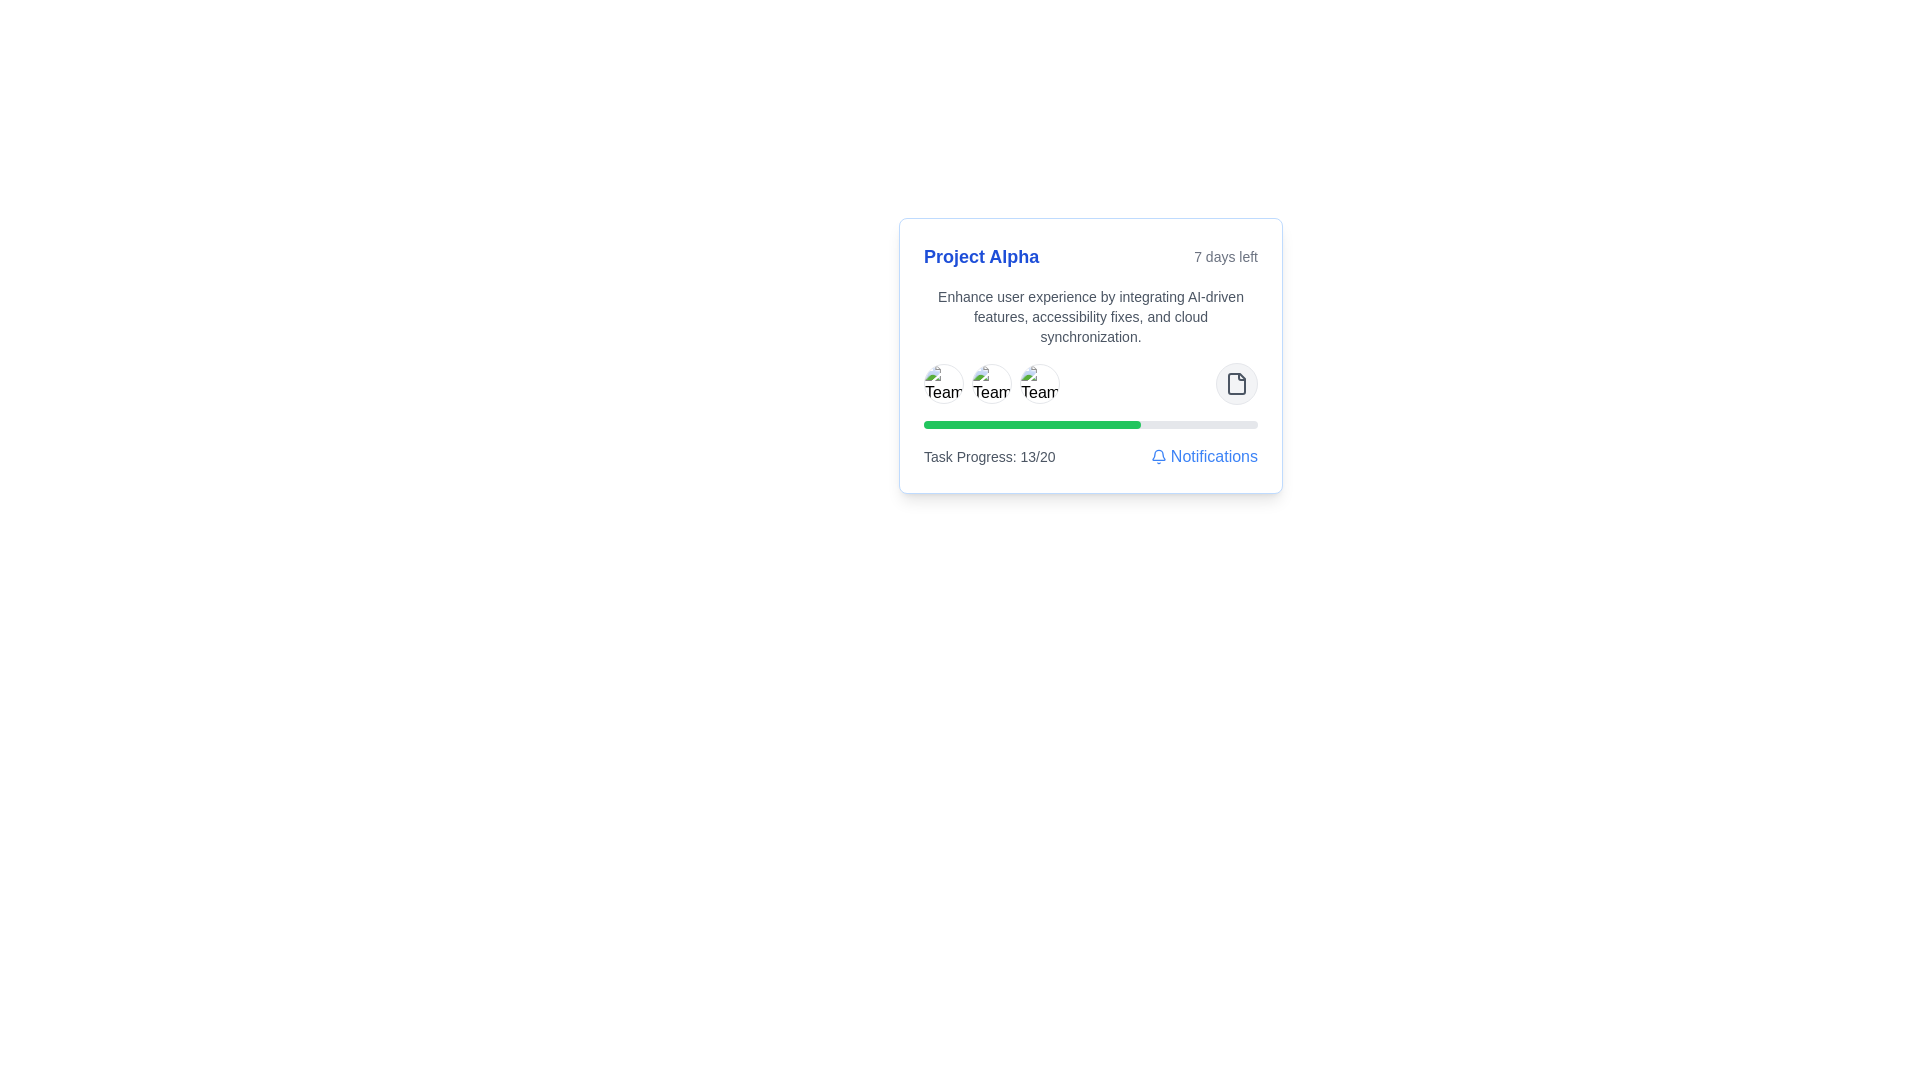 The width and height of the screenshot is (1920, 1080). Describe the element at coordinates (943, 384) in the screenshot. I see `the first avatar image representing a team member in the 'Project Alpha' card` at that location.